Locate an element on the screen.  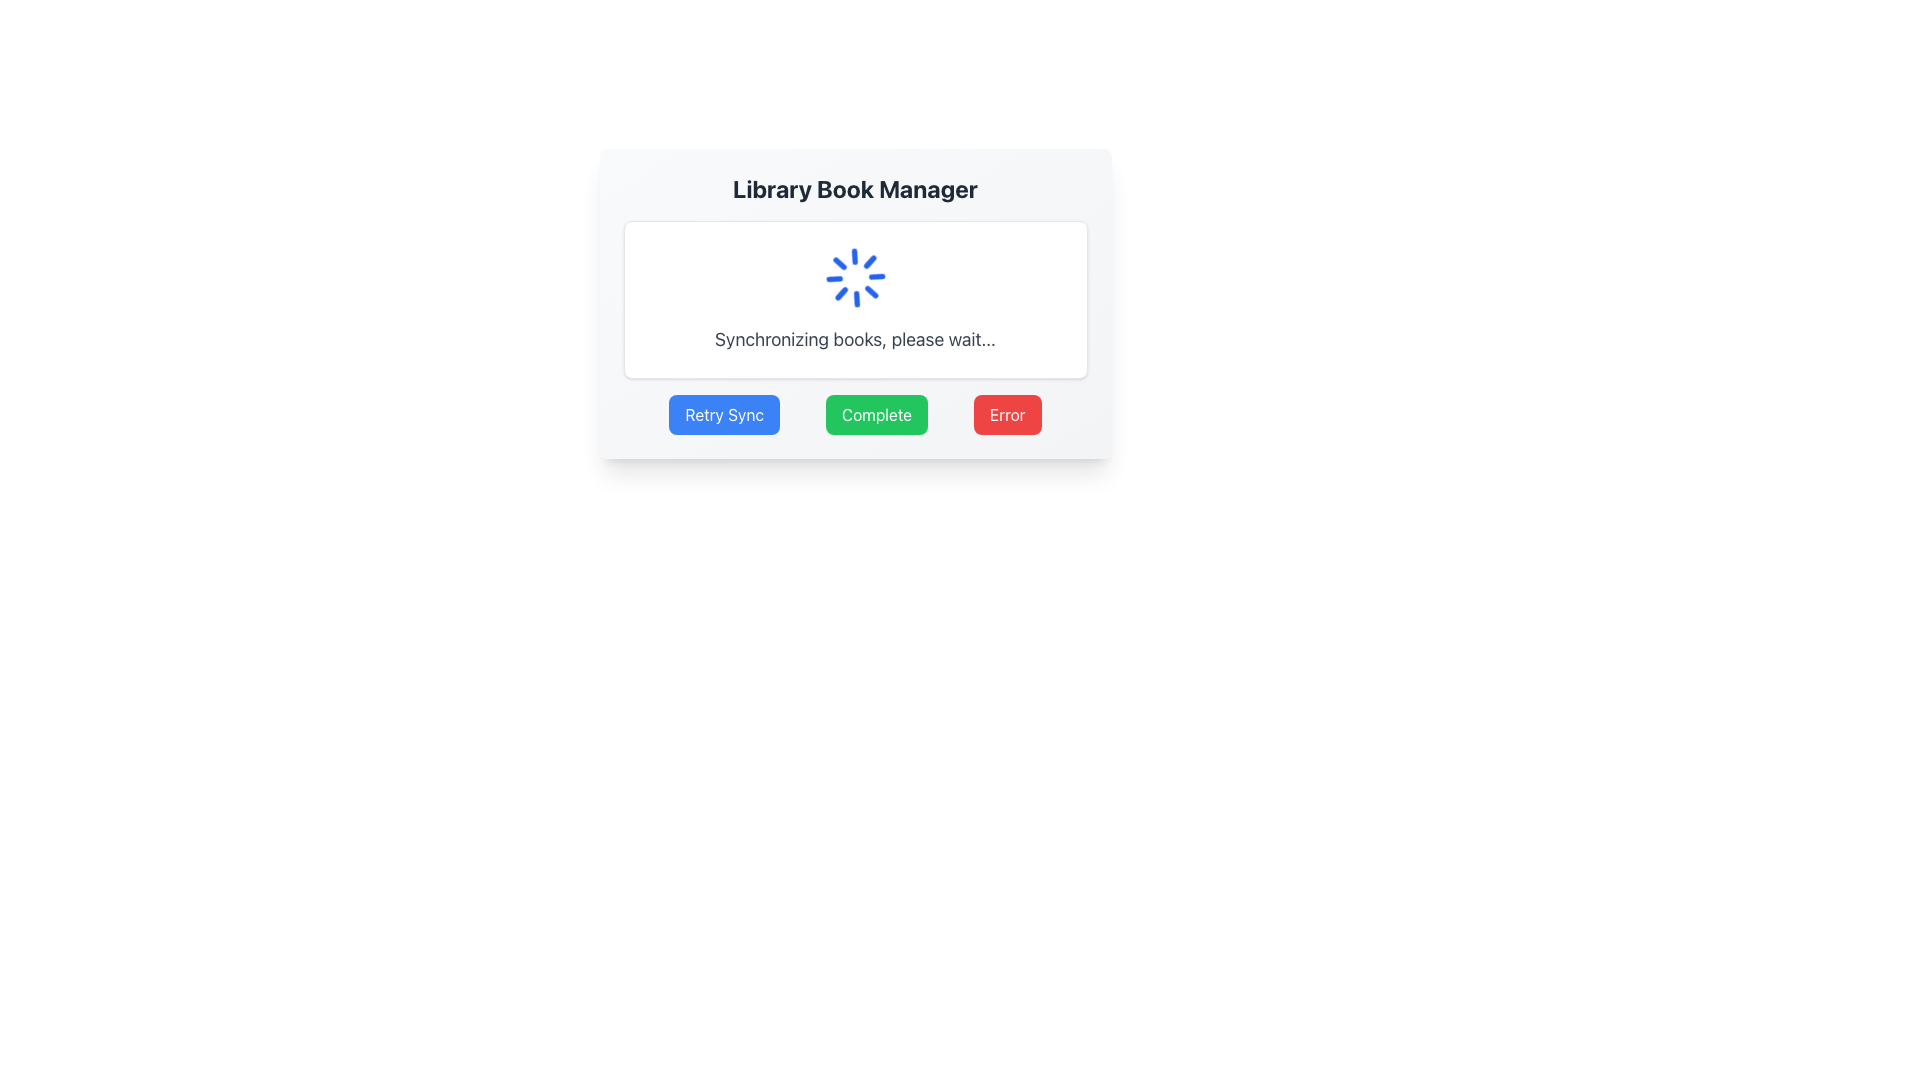
the Loading panel that displays 'Synchronizing books, please wait...' with a spinning blue loader icon, located at the center of the interface is located at coordinates (855, 300).